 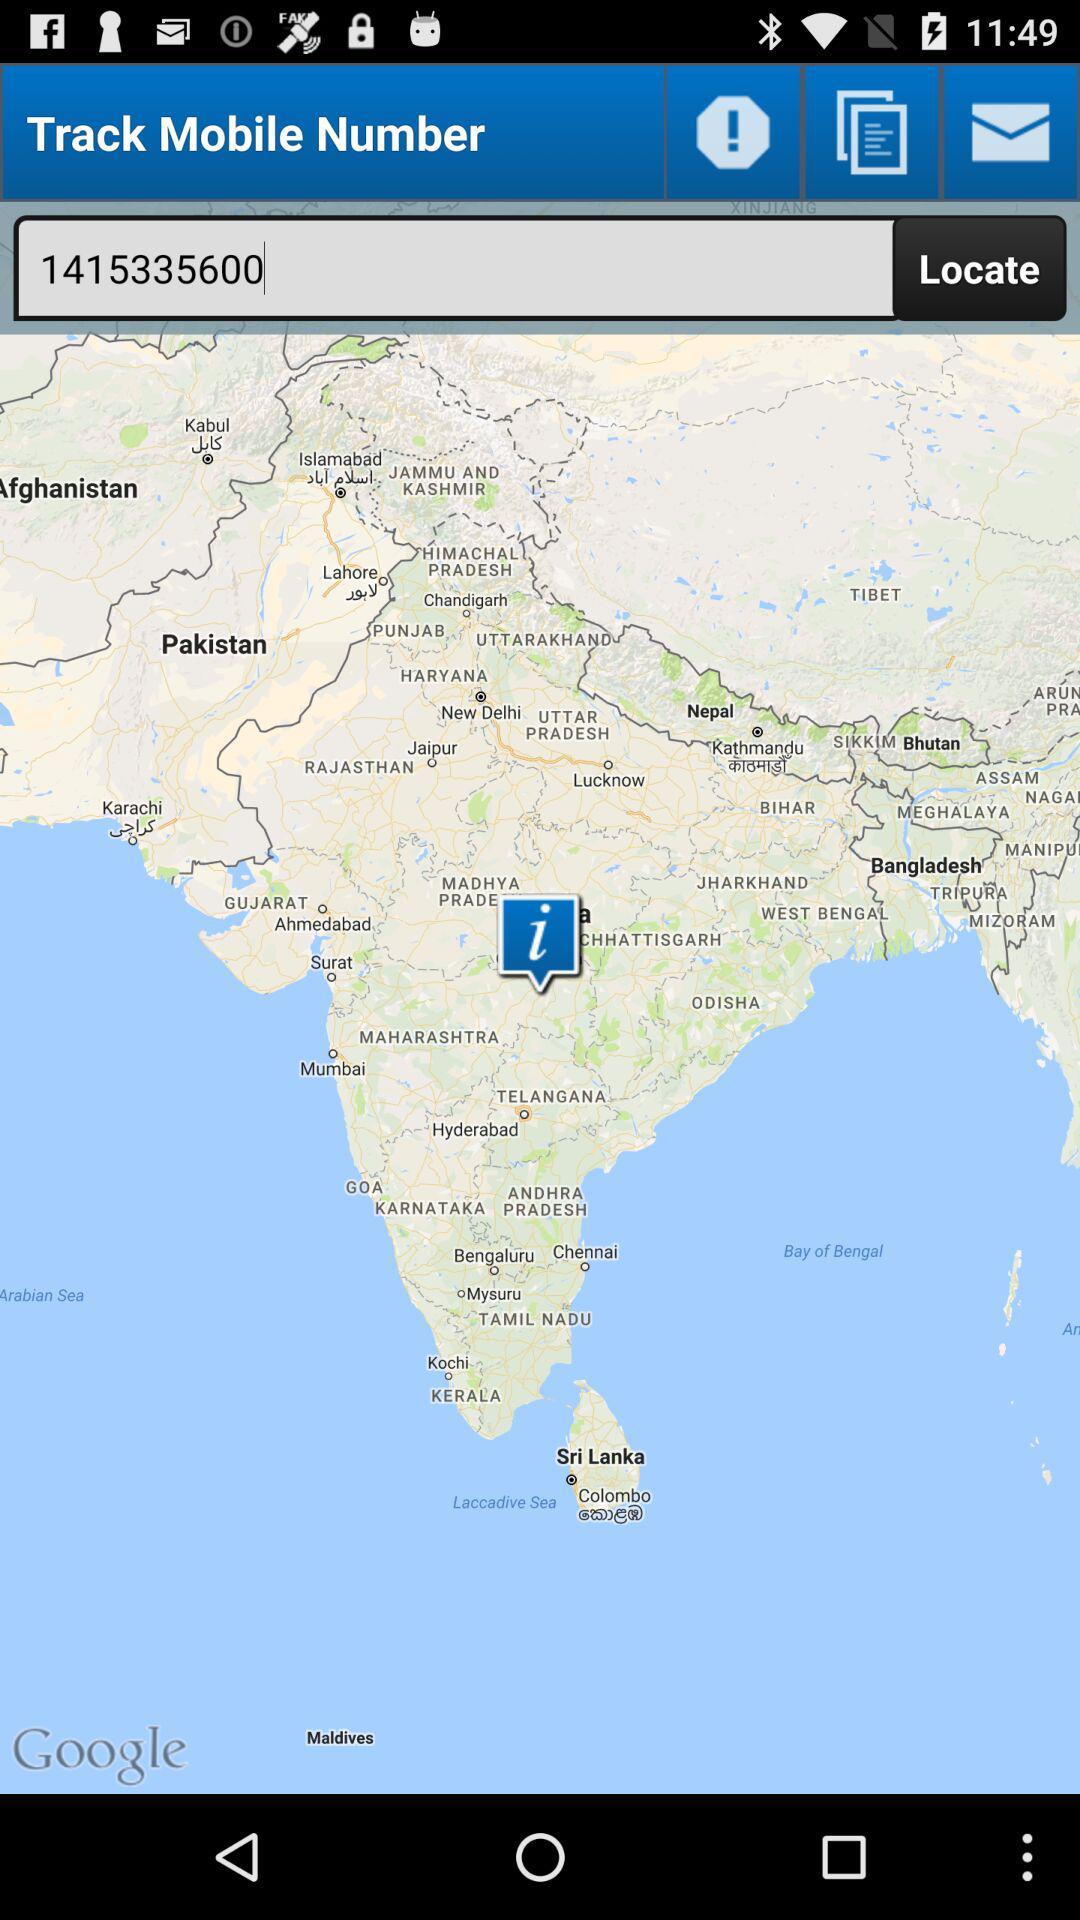 I want to click on open, so click(x=1010, y=131).